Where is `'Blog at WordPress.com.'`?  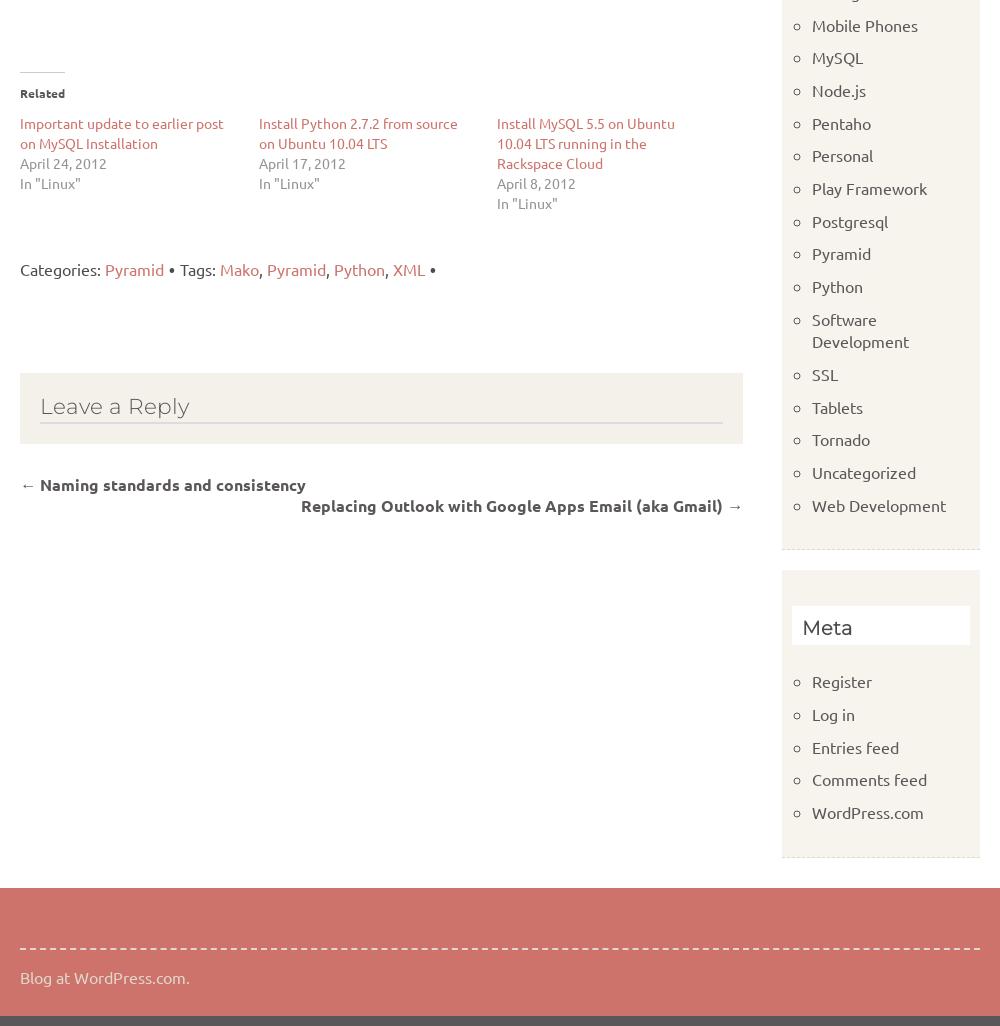
'Blog at WordPress.com.' is located at coordinates (104, 975).